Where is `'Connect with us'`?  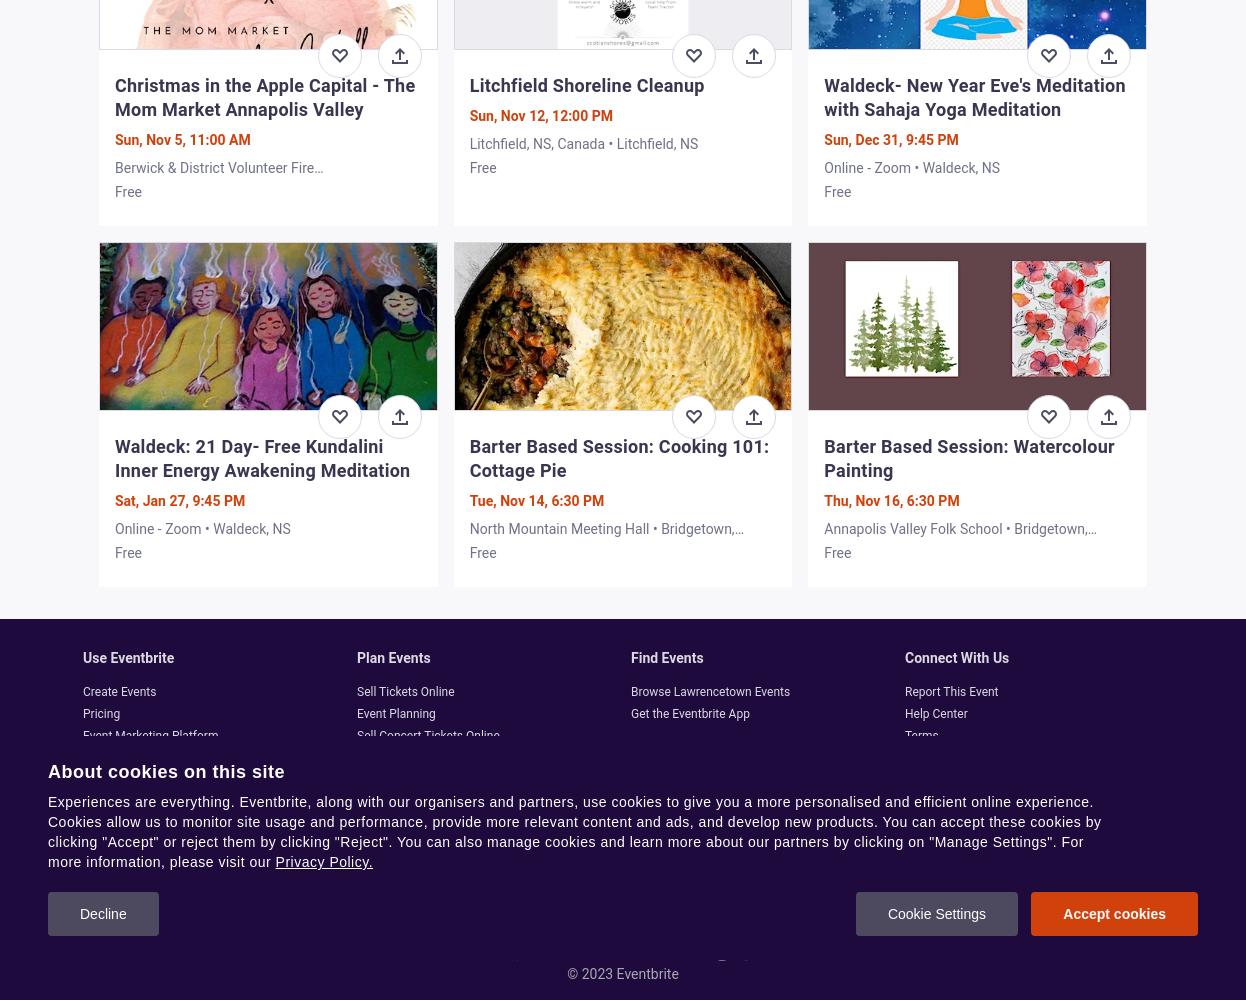 'Connect with us' is located at coordinates (957, 658).